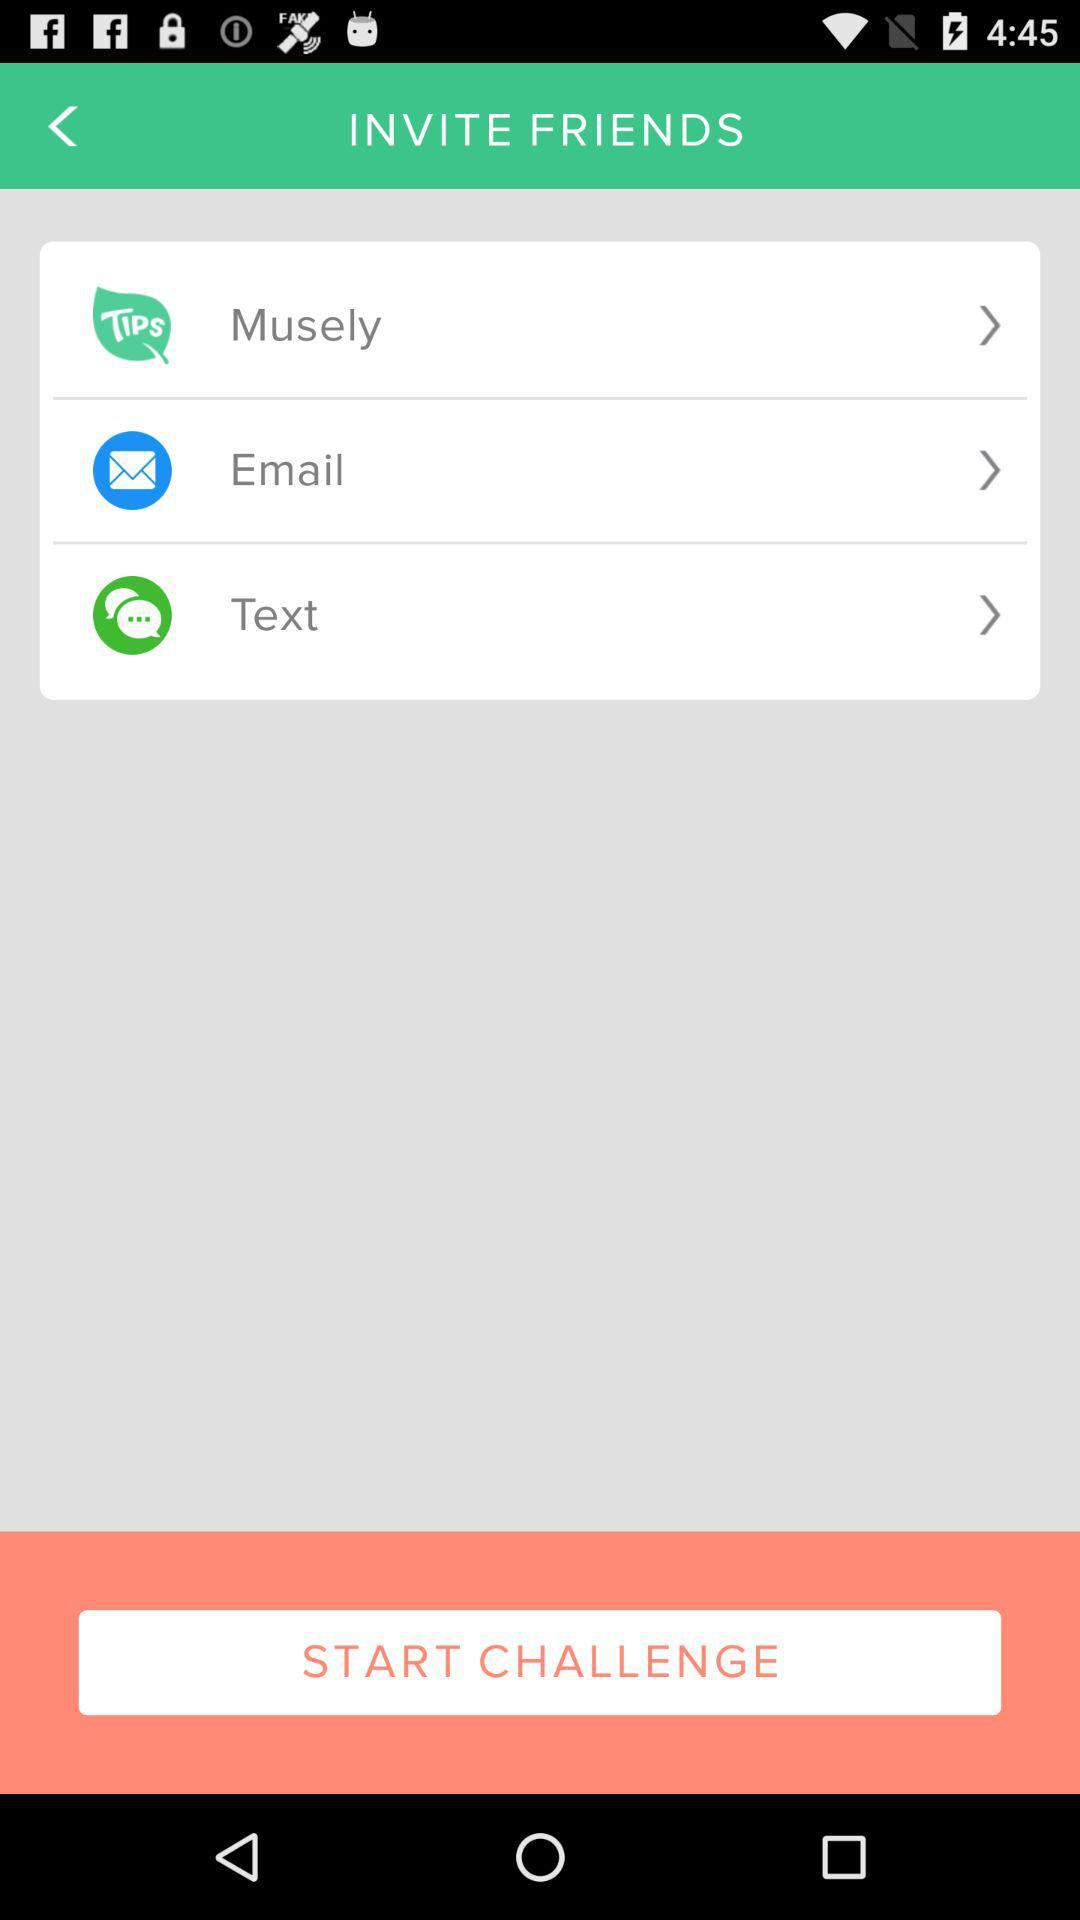  Describe the element at coordinates (540, 1662) in the screenshot. I see `start challenge icon` at that location.